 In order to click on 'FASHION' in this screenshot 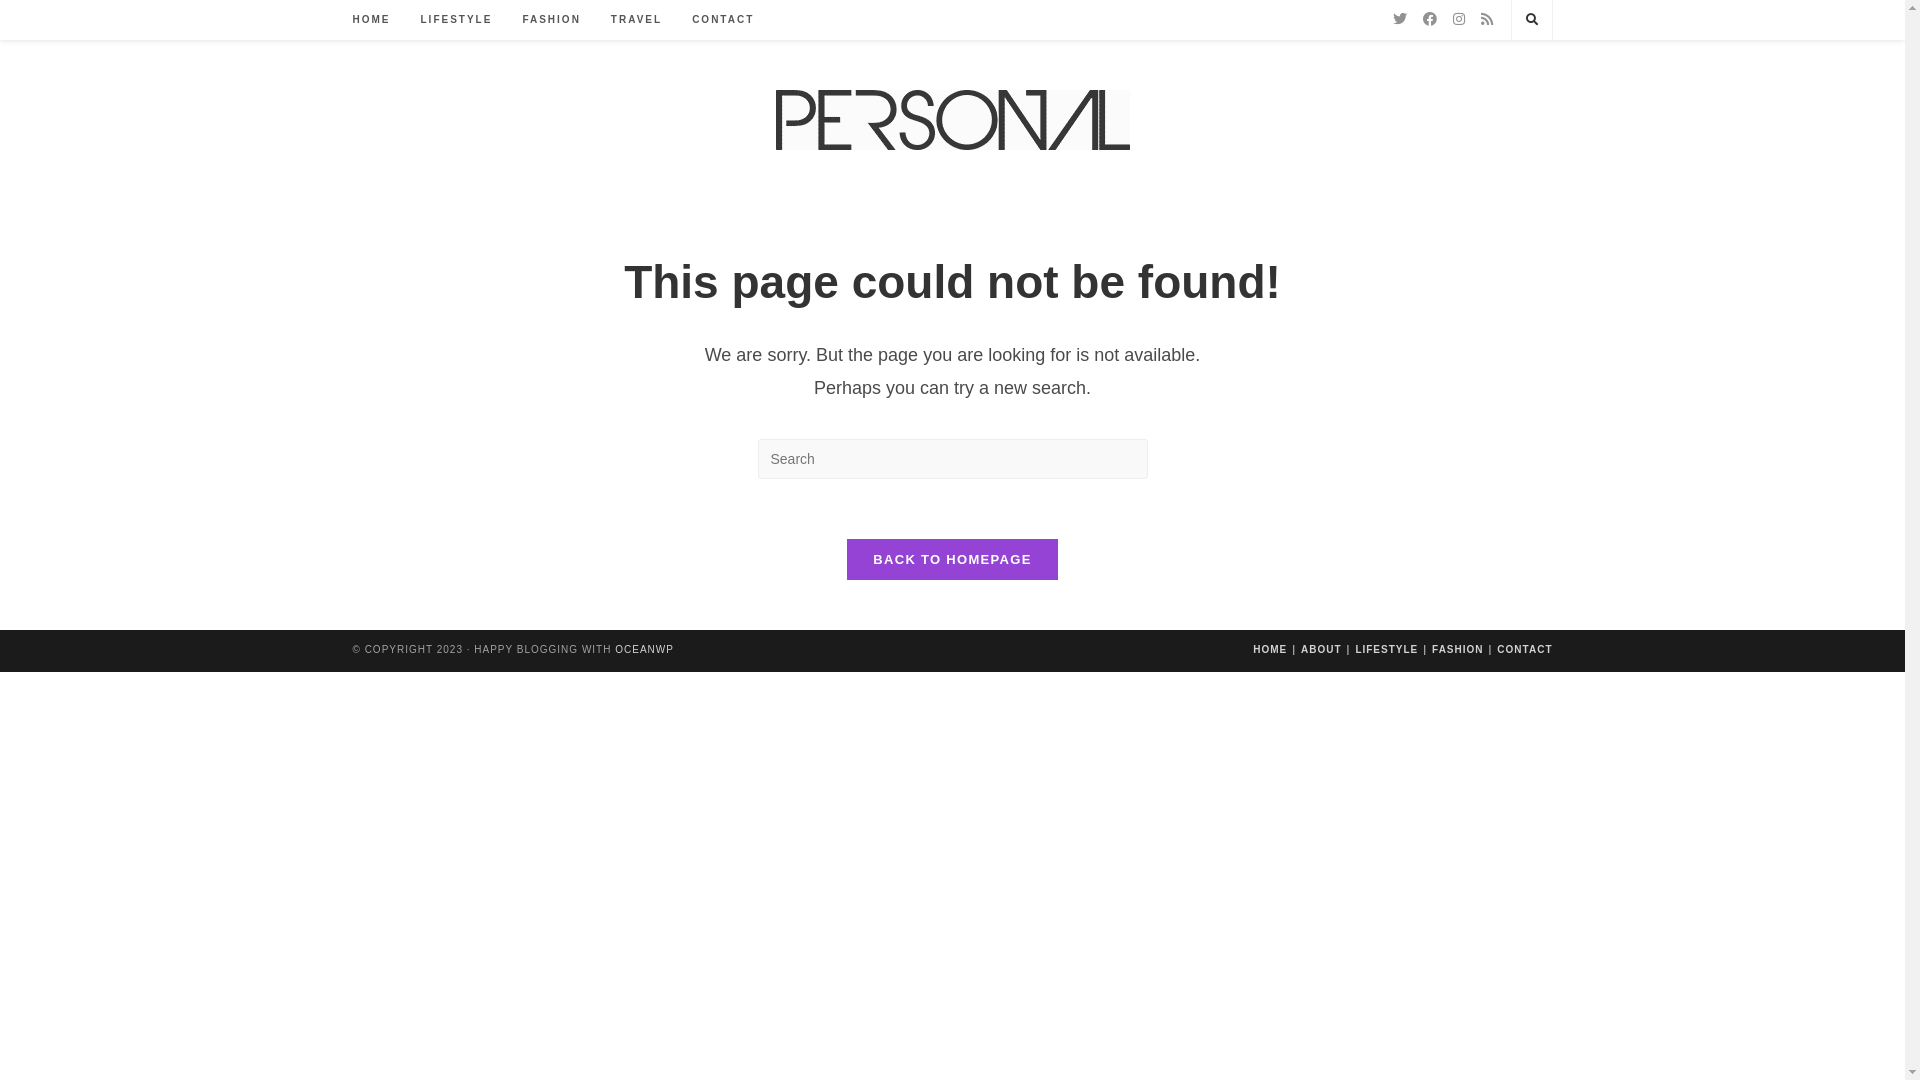, I will do `click(1457, 649)`.